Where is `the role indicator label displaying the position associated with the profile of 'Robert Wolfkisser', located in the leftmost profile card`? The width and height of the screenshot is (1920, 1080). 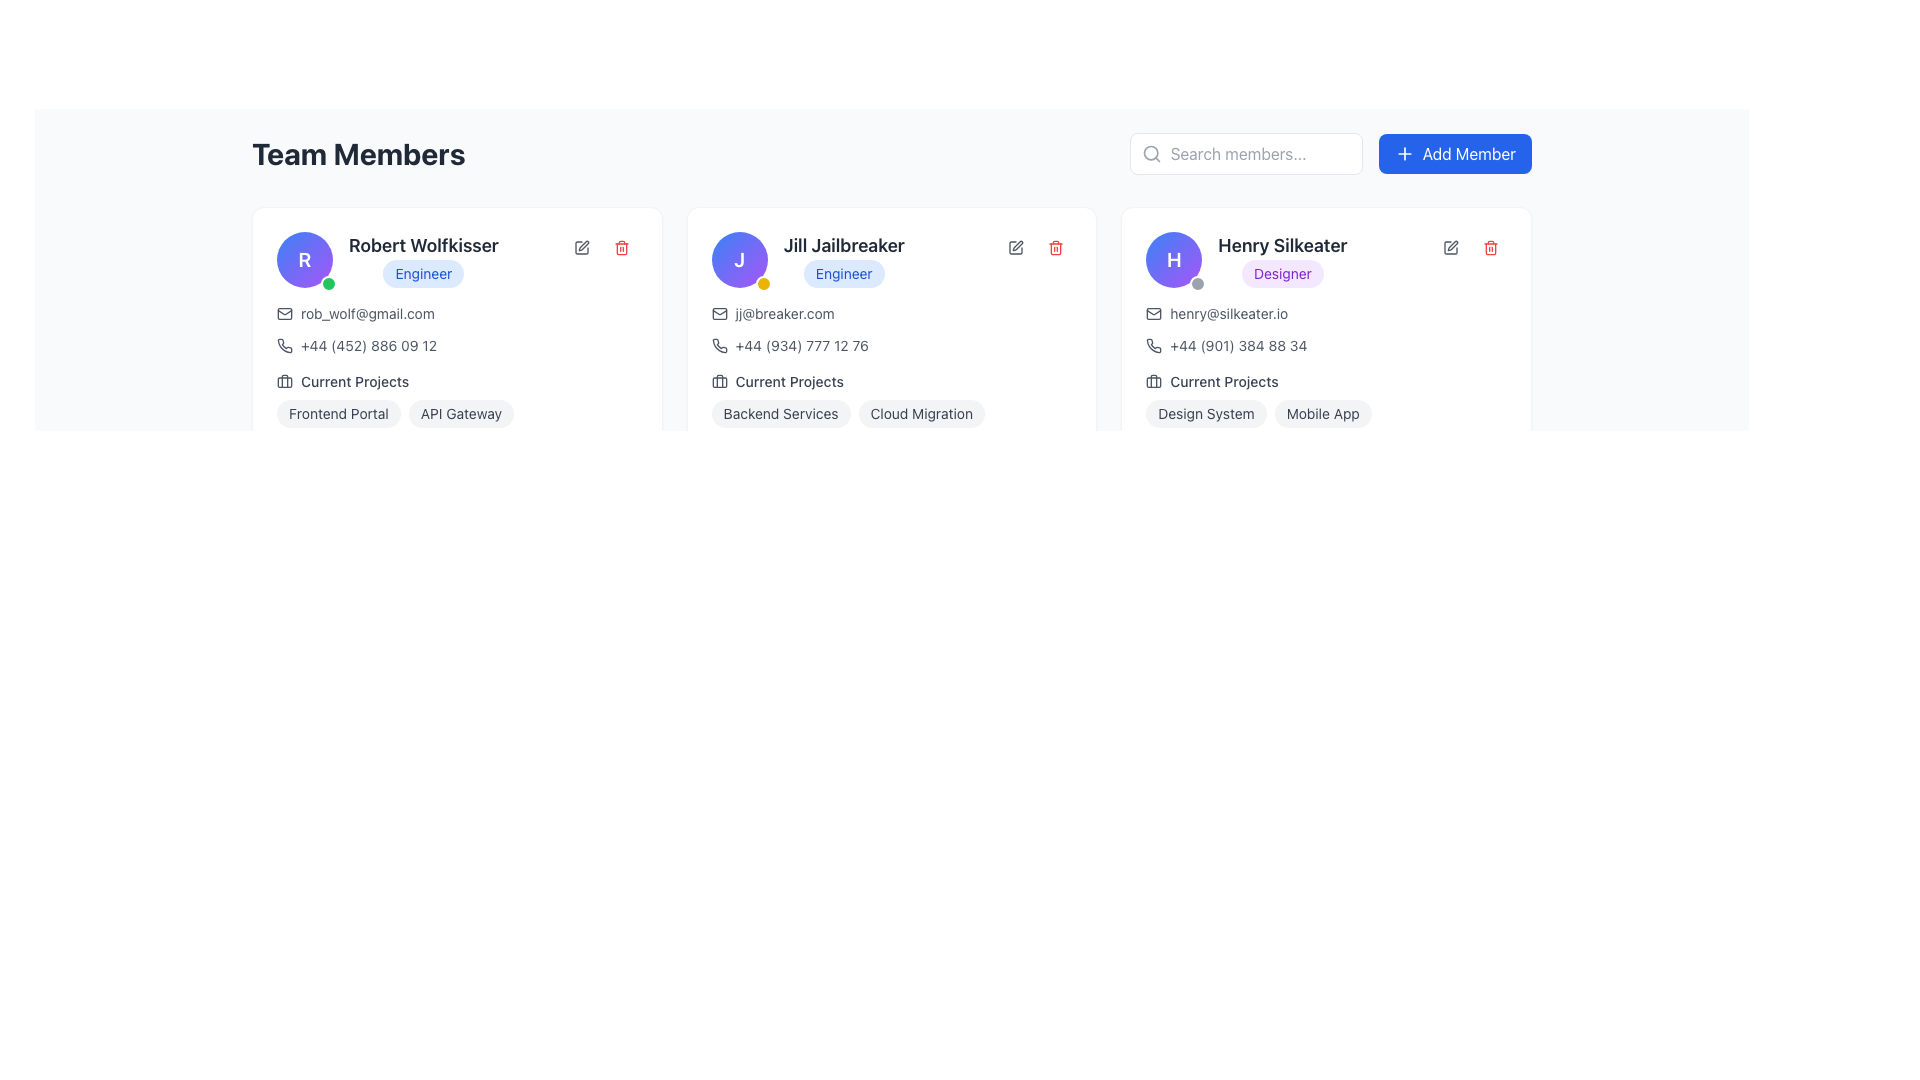
the role indicator label displaying the position associated with the profile of 'Robert Wolfkisser', located in the leftmost profile card is located at coordinates (422, 273).